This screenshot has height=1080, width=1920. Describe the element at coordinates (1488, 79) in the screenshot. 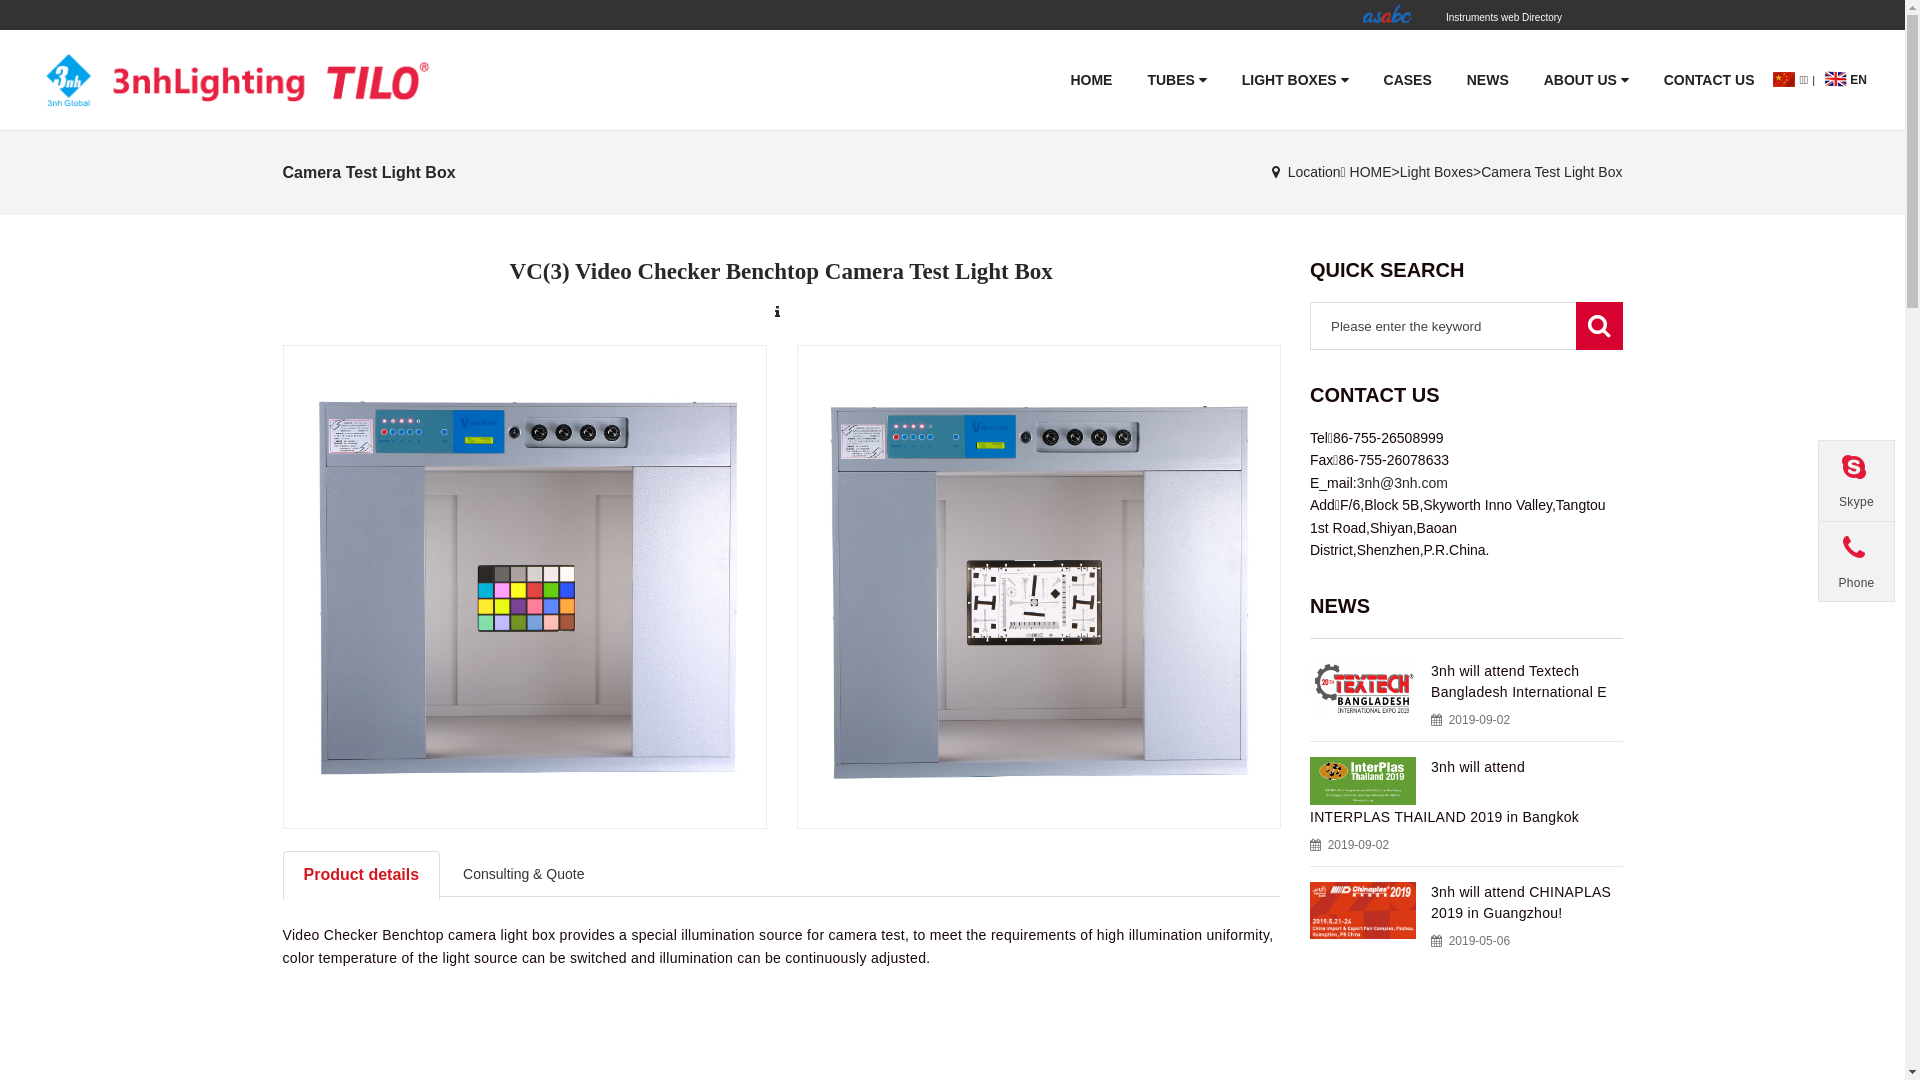

I see `'NEWS'` at that location.